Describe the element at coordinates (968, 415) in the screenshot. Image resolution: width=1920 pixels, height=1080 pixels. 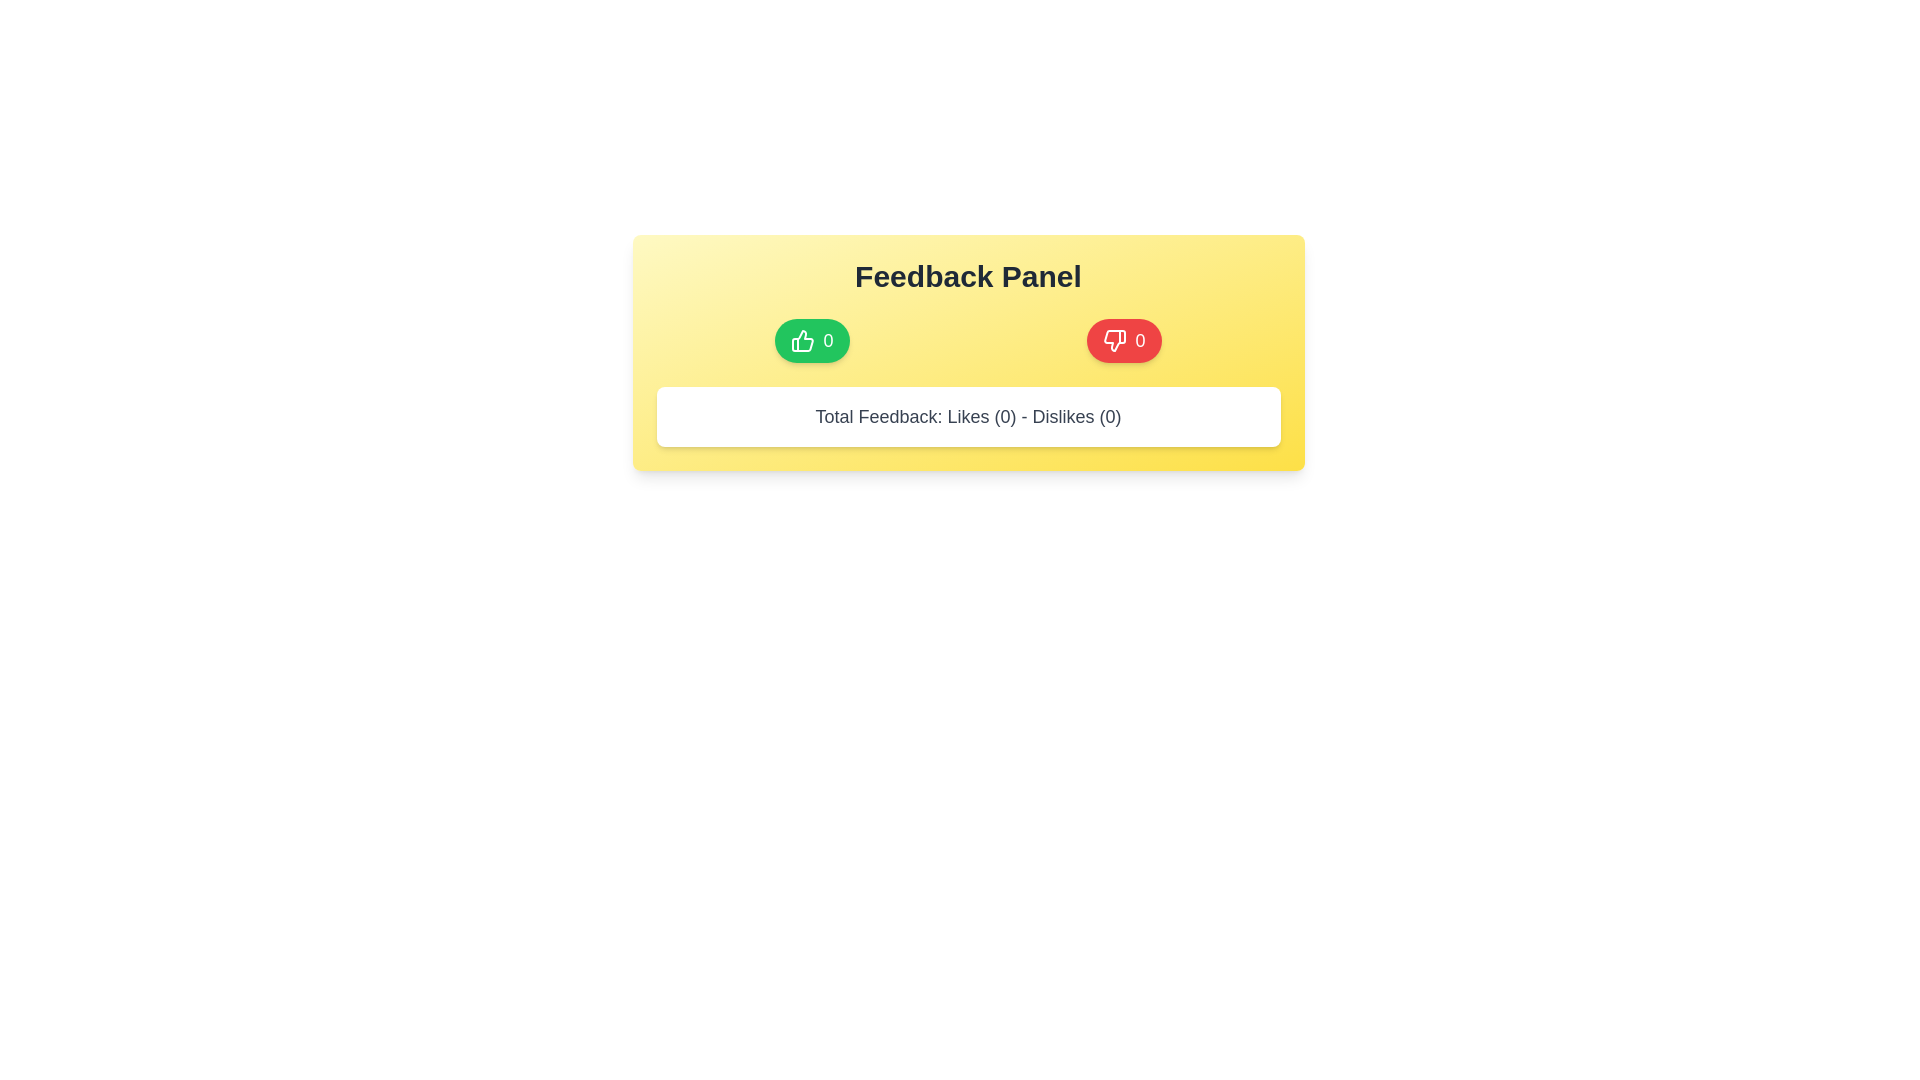
I see `text content from the Text display panel located at the bottom of the feedback panel, which shows the total count of likes and dislikes` at that location.